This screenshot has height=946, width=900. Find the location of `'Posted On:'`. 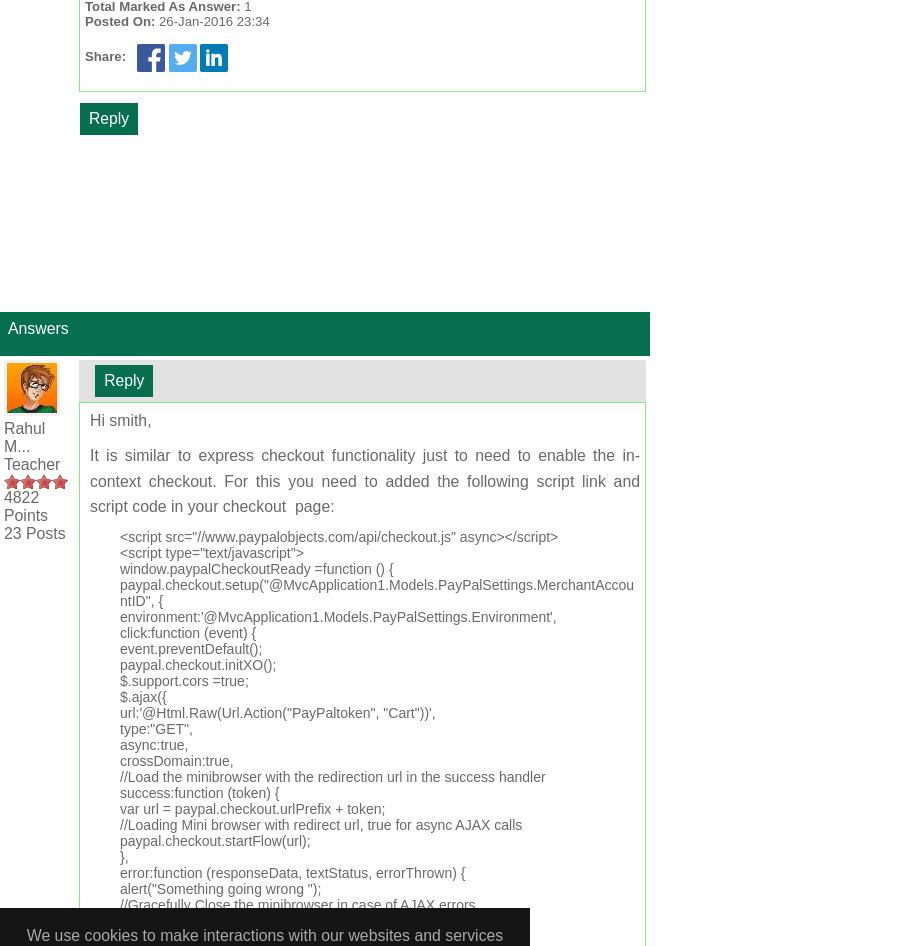

'Posted On:' is located at coordinates (122, 21).